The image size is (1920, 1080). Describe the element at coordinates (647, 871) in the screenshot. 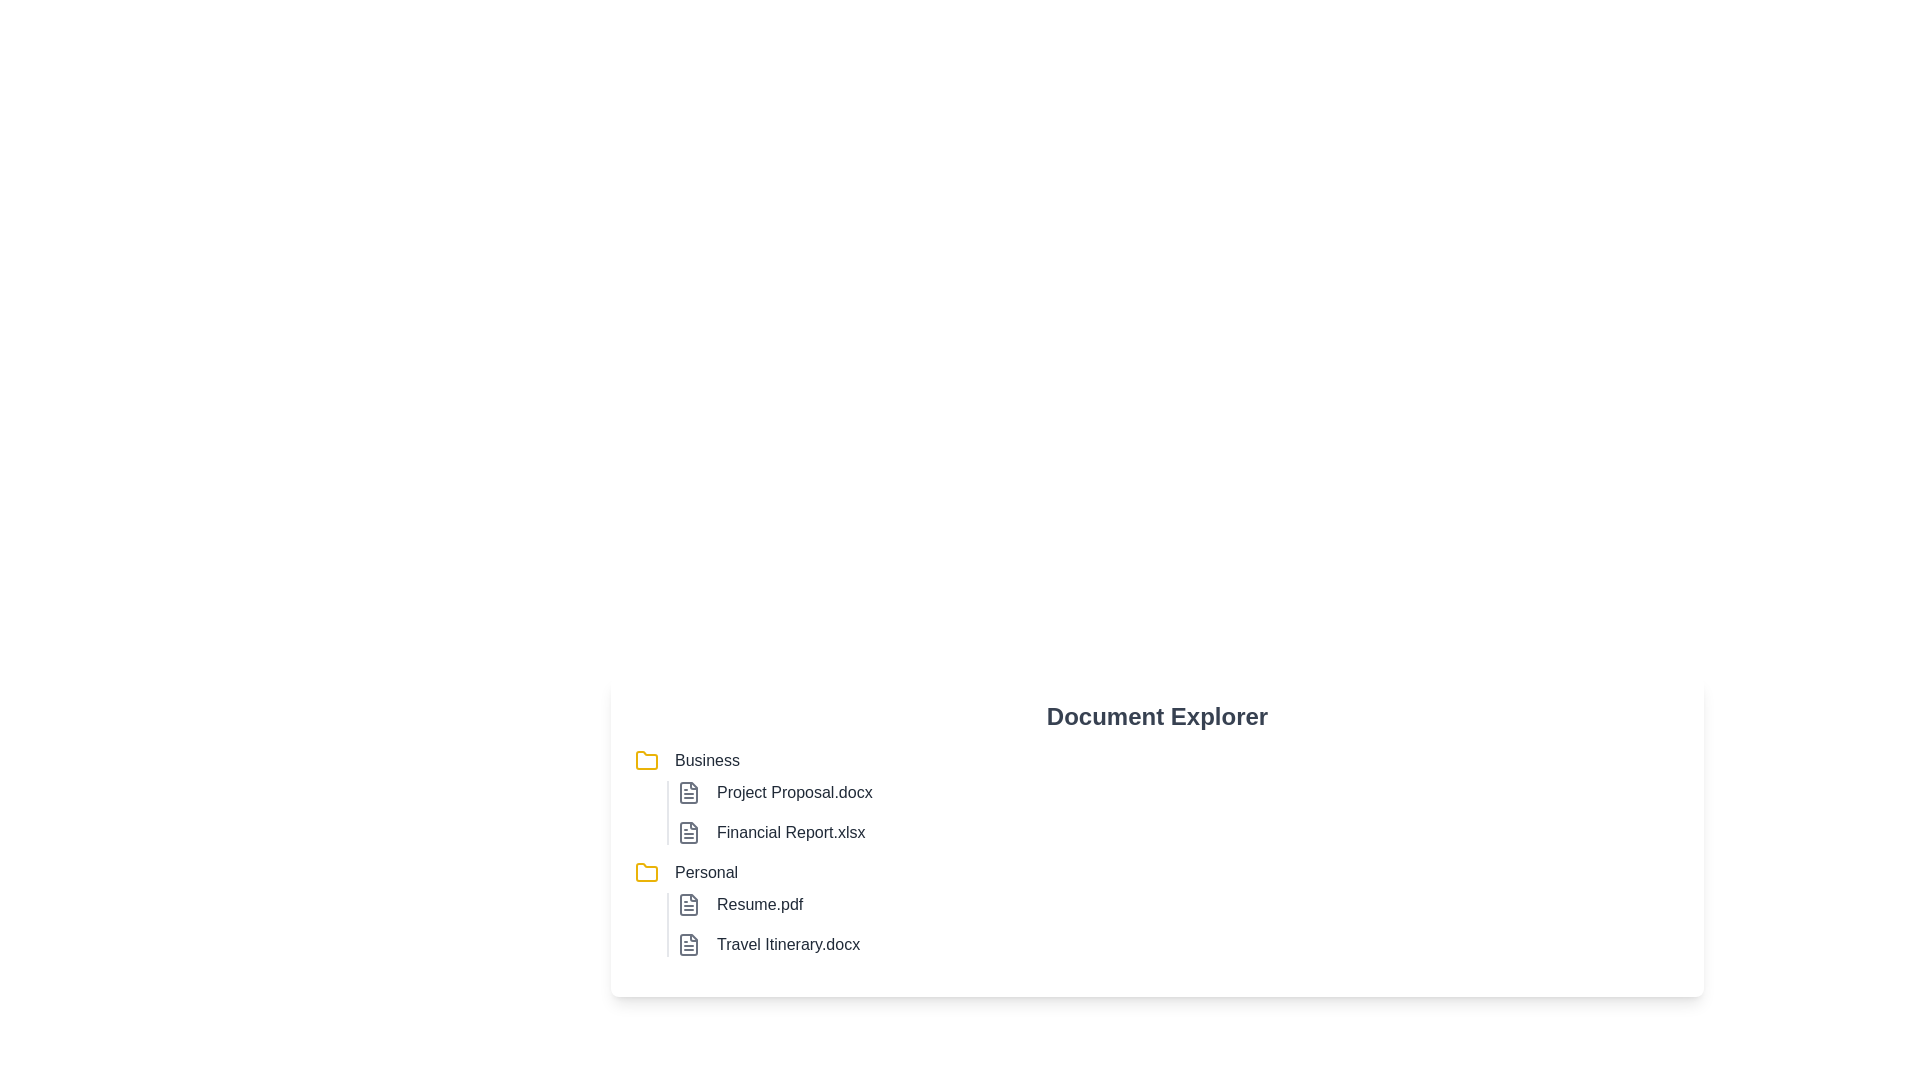

I see `the folder icon representing 'Personal'` at that location.